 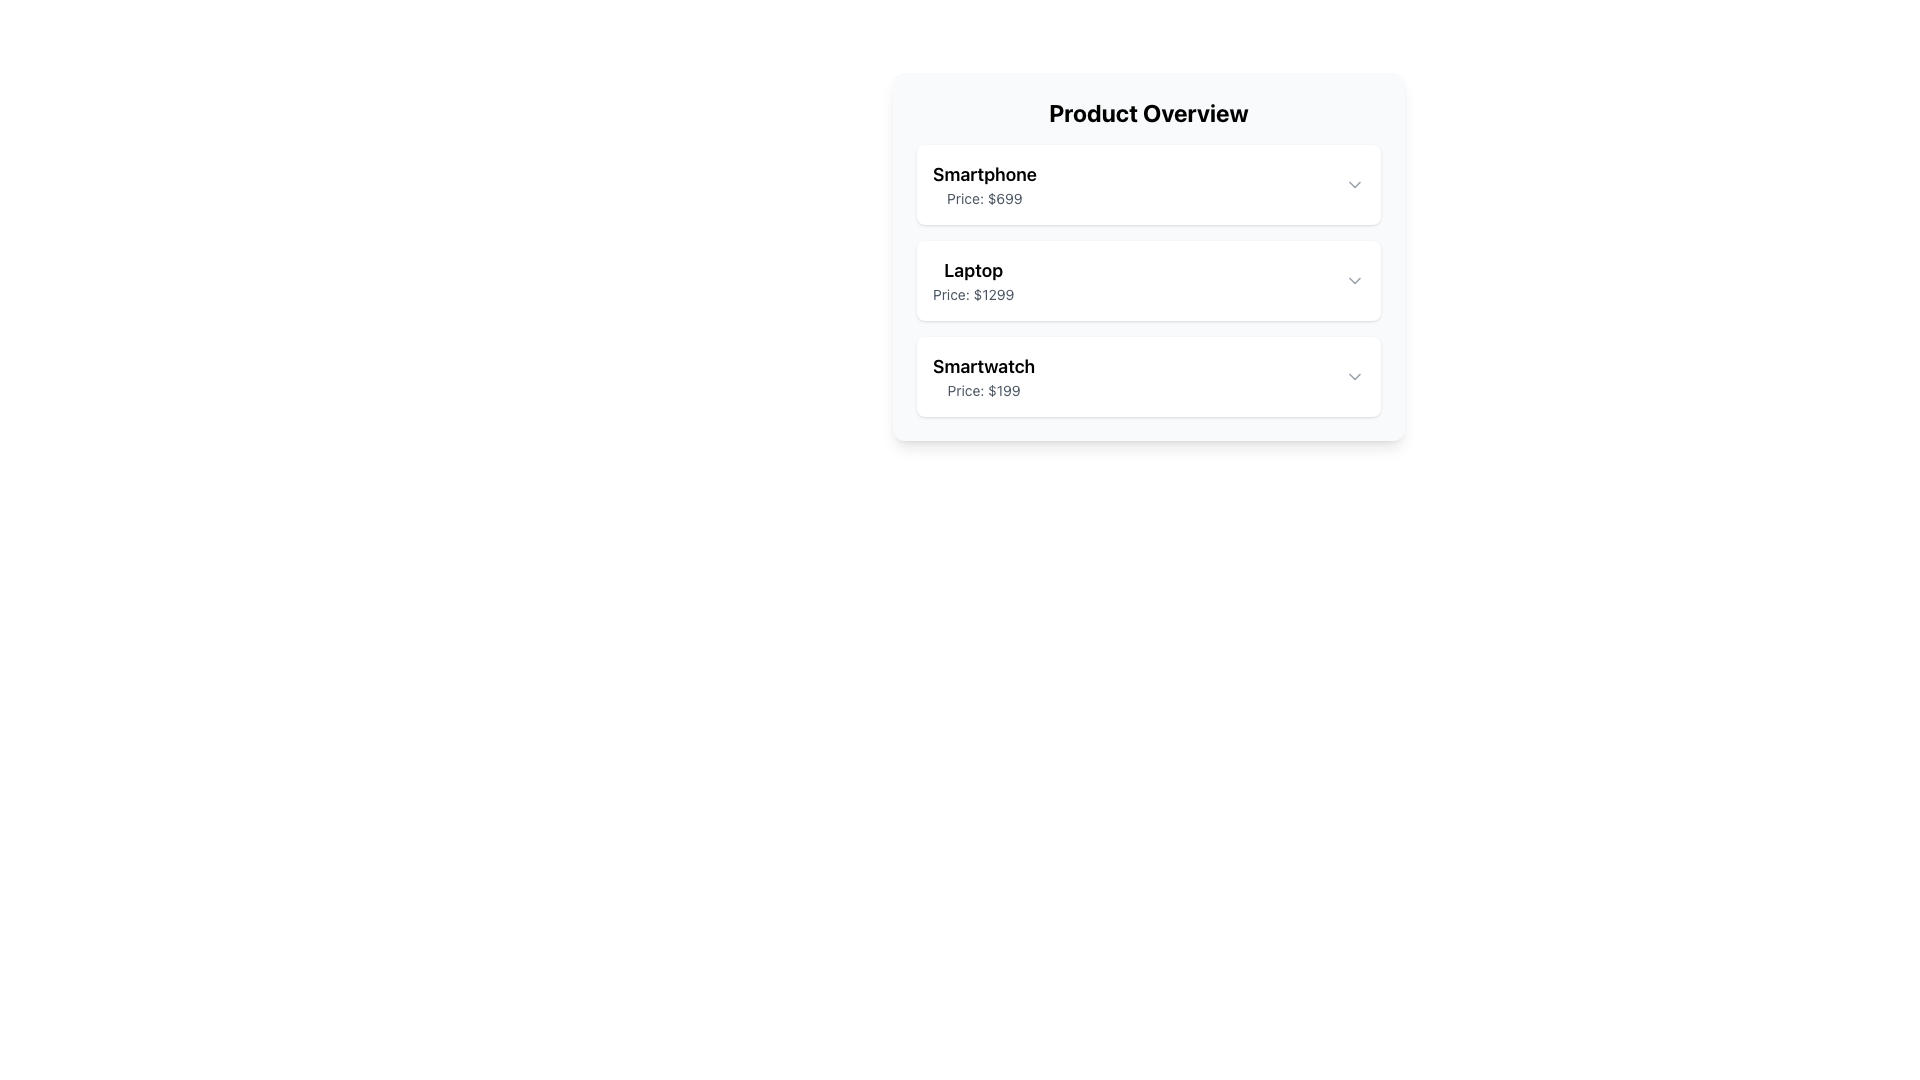 What do you see at coordinates (1148, 281) in the screenshot?
I see `on the product detail display for the 'Laptop' priced at '$1299', which is the second item in the product listing interface` at bounding box center [1148, 281].